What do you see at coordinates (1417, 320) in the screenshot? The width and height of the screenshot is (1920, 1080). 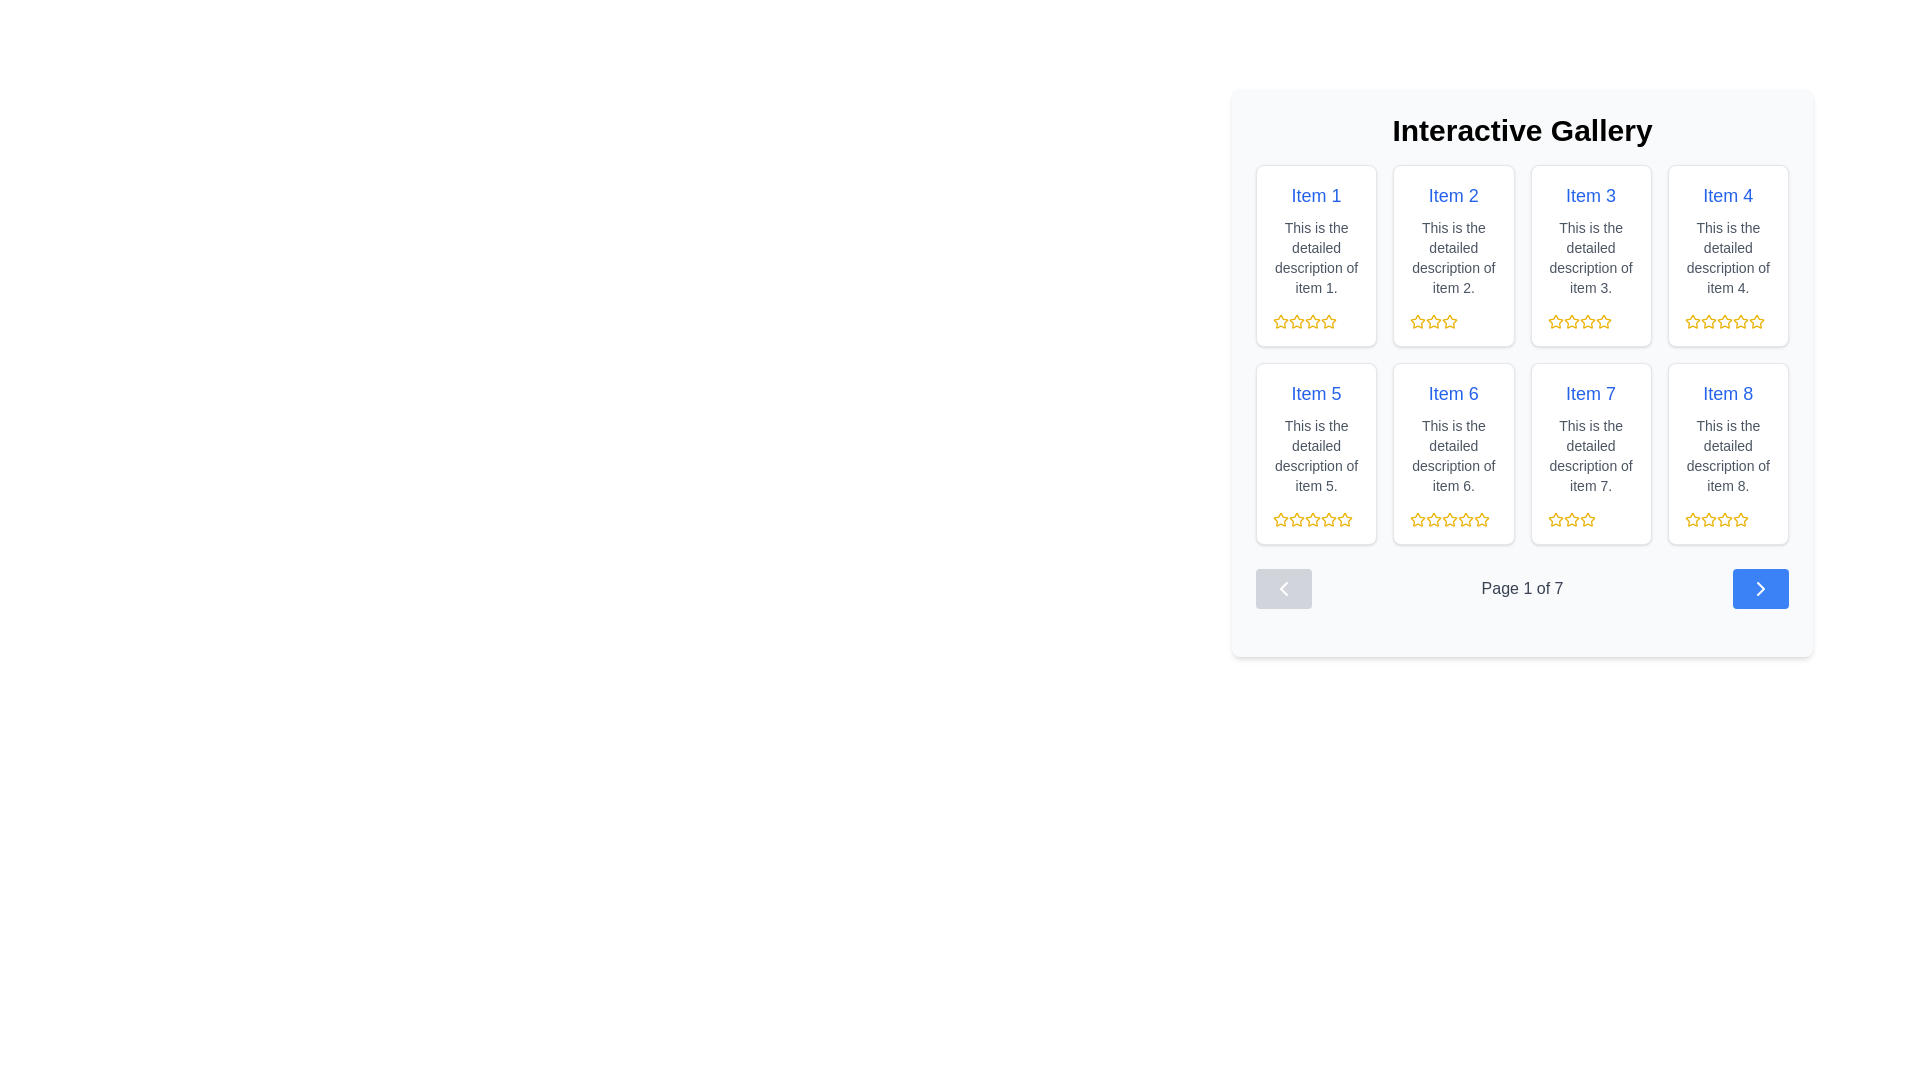 I see `the second star-shaped icon, which is styled in gold, located below the description of 'Item 2' in the interactive gallery` at bounding box center [1417, 320].